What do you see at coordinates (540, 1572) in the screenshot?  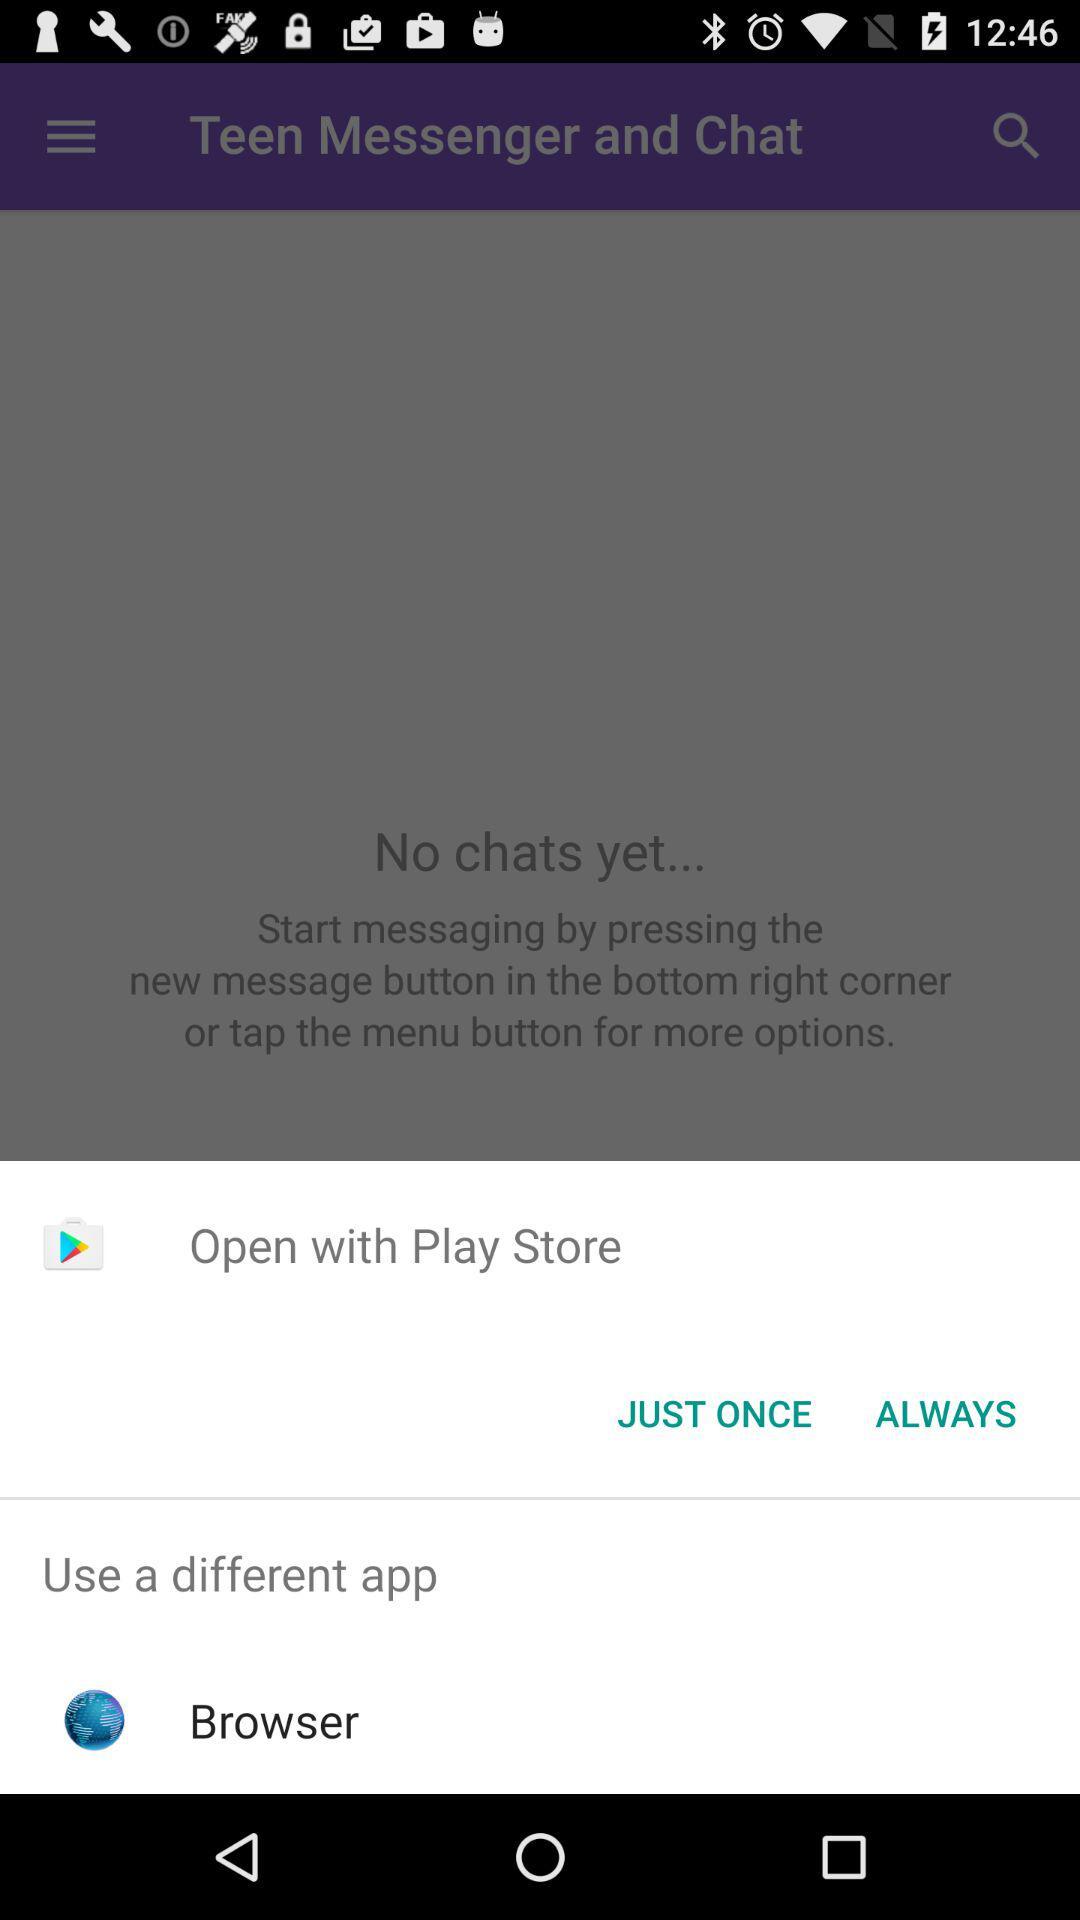 I see `app above the browser icon` at bounding box center [540, 1572].